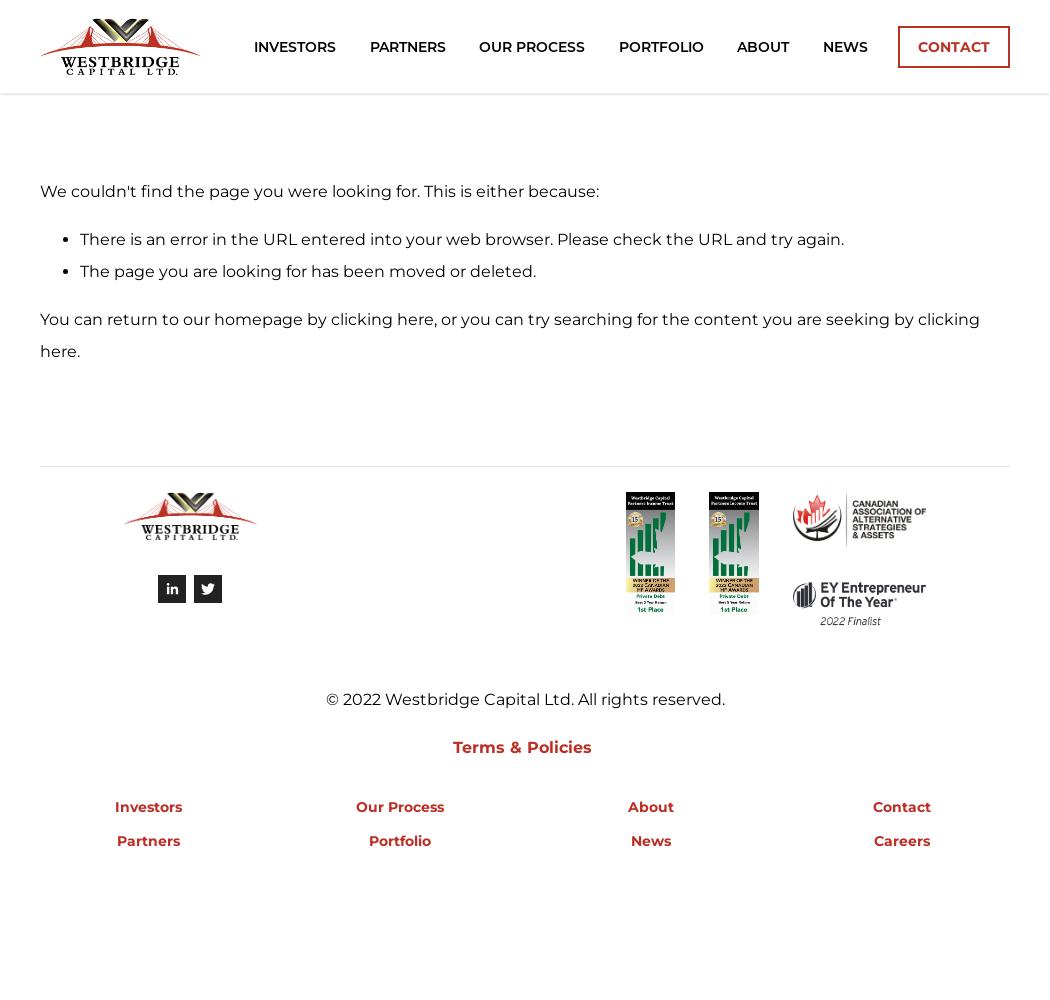  Describe the element at coordinates (78, 350) in the screenshot. I see `'.'` at that location.